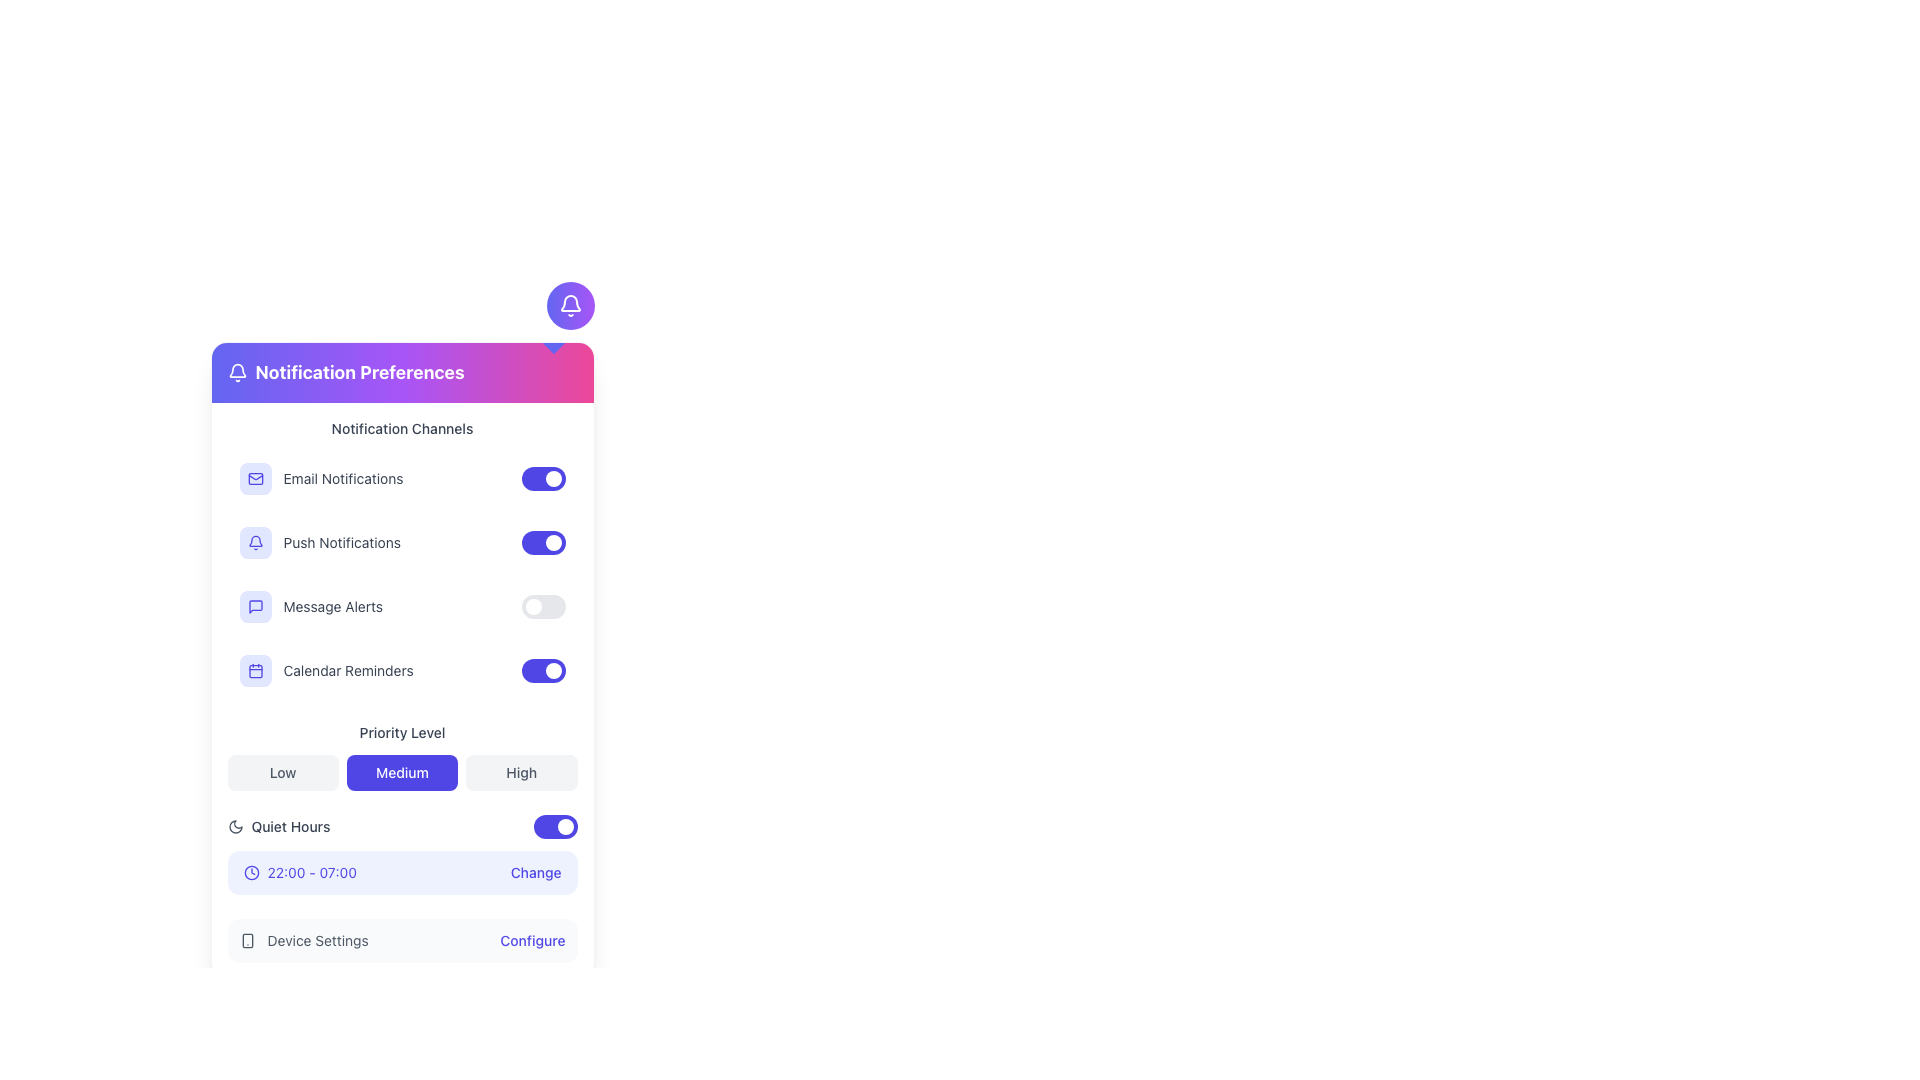 Image resolution: width=1920 pixels, height=1080 pixels. I want to click on the 'Message Alerts' icon located in the 'Notification Channels' section of the 'Notification Preferences' panel, which is the third icon in the row, so click(254, 605).